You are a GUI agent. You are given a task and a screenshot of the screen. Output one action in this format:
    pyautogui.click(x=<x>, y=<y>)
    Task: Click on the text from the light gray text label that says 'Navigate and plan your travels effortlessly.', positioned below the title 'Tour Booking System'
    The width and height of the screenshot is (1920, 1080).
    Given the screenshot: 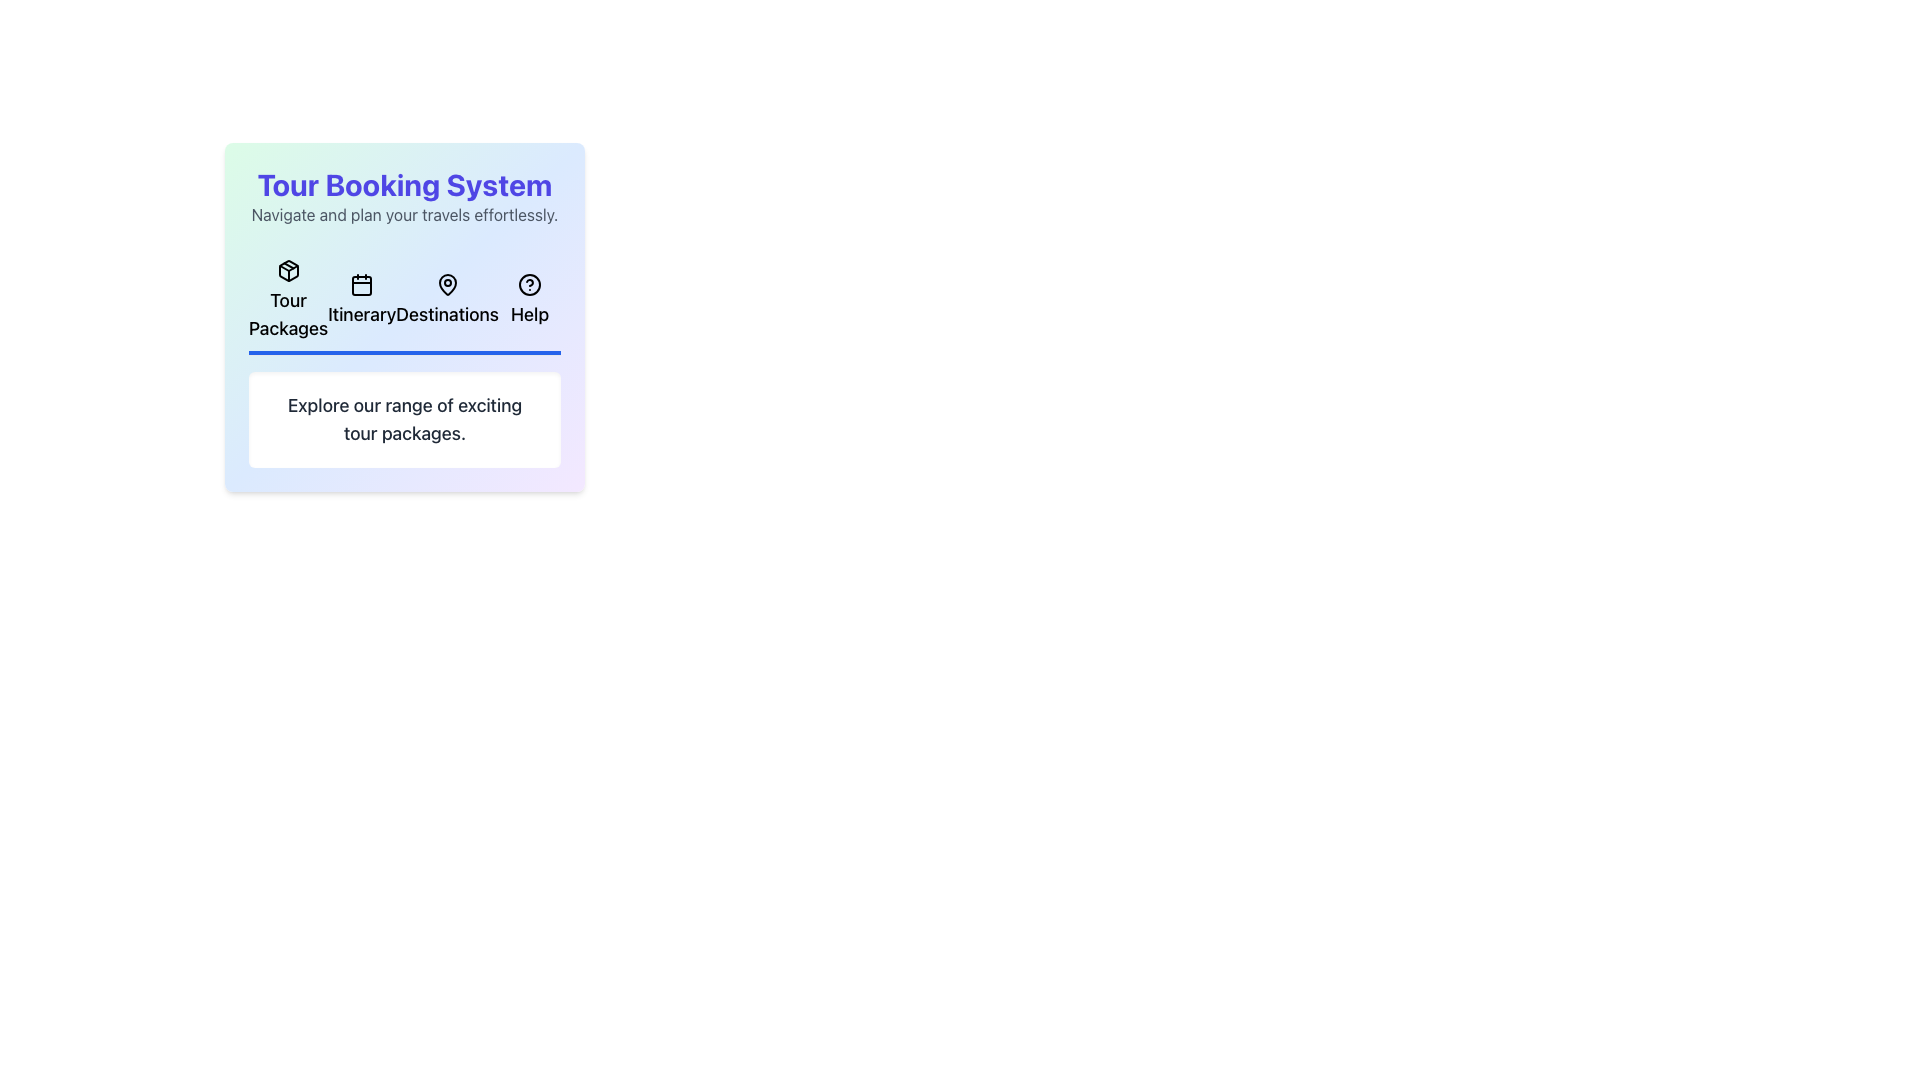 What is the action you would take?
    pyautogui.click(x=403, y=215)
    